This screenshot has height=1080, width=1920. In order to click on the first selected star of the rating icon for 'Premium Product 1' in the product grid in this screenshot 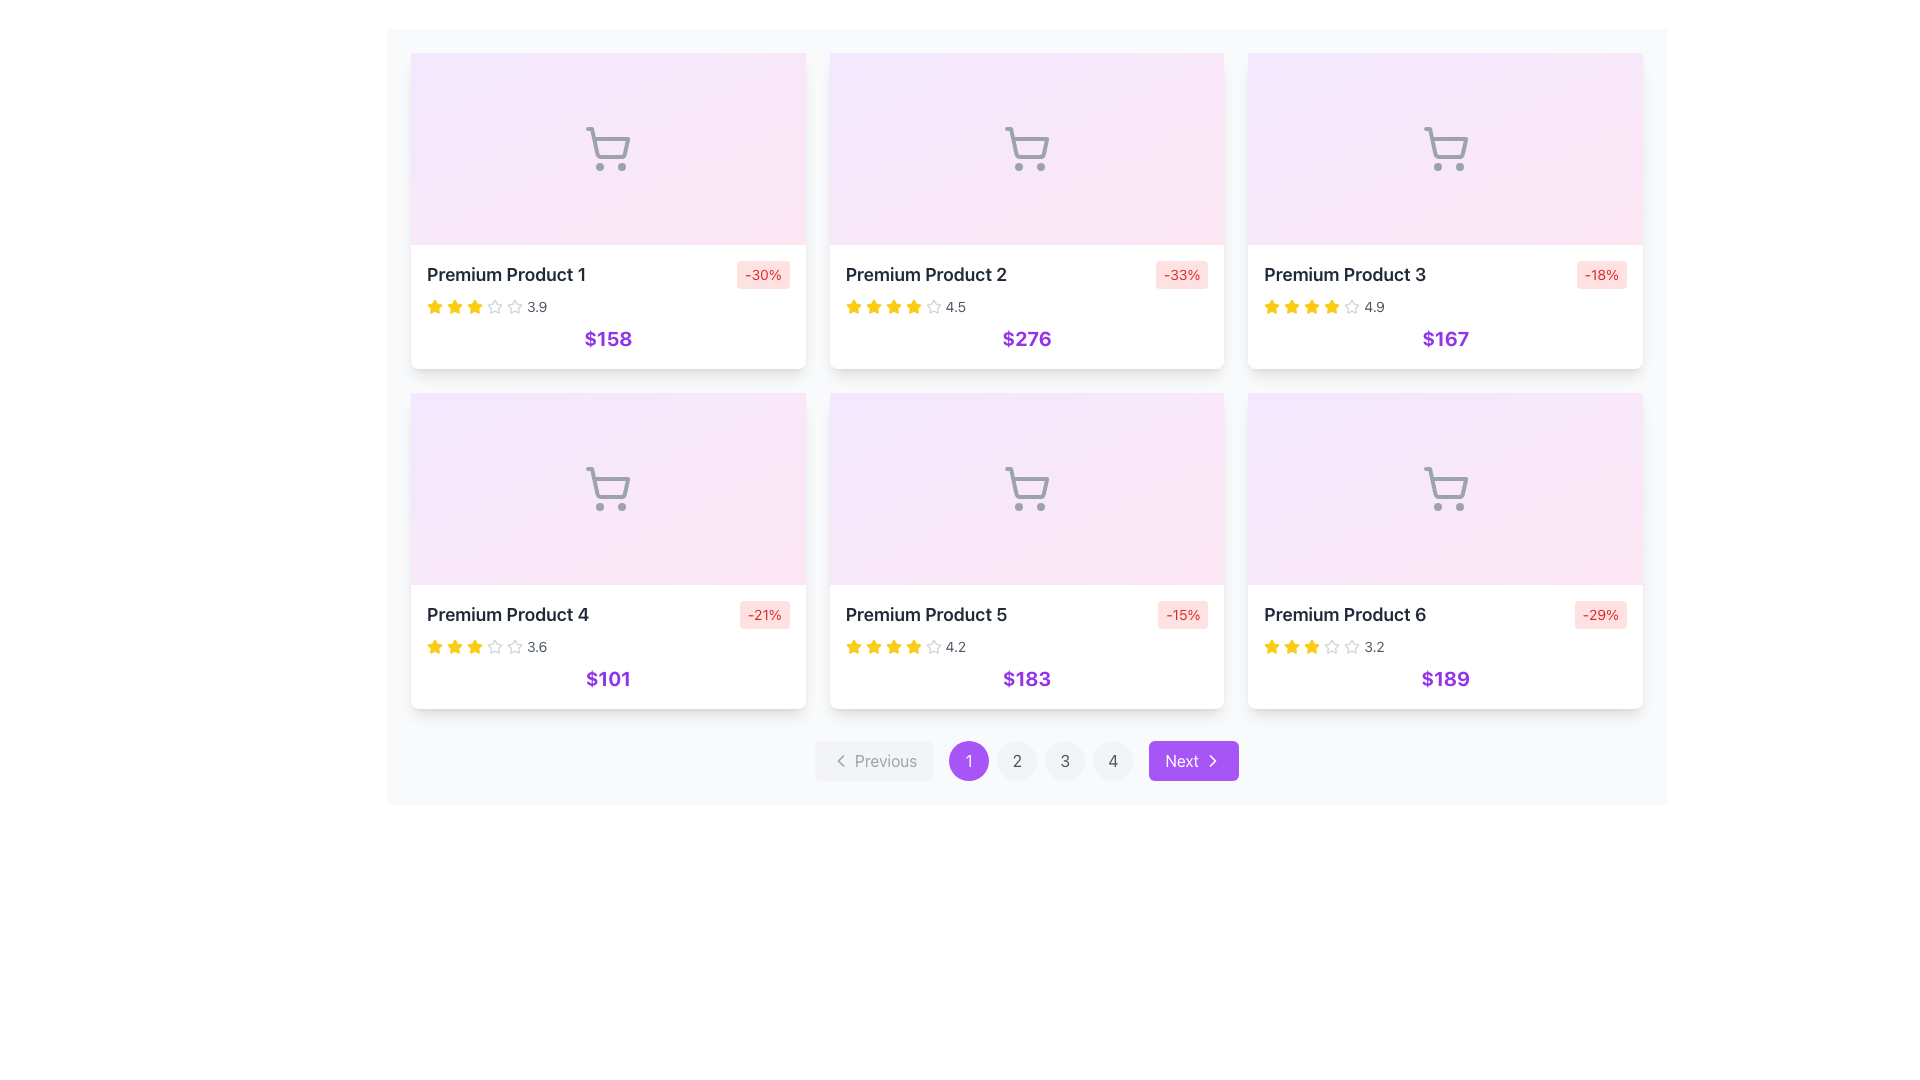, I will do `click(454, 306)`.